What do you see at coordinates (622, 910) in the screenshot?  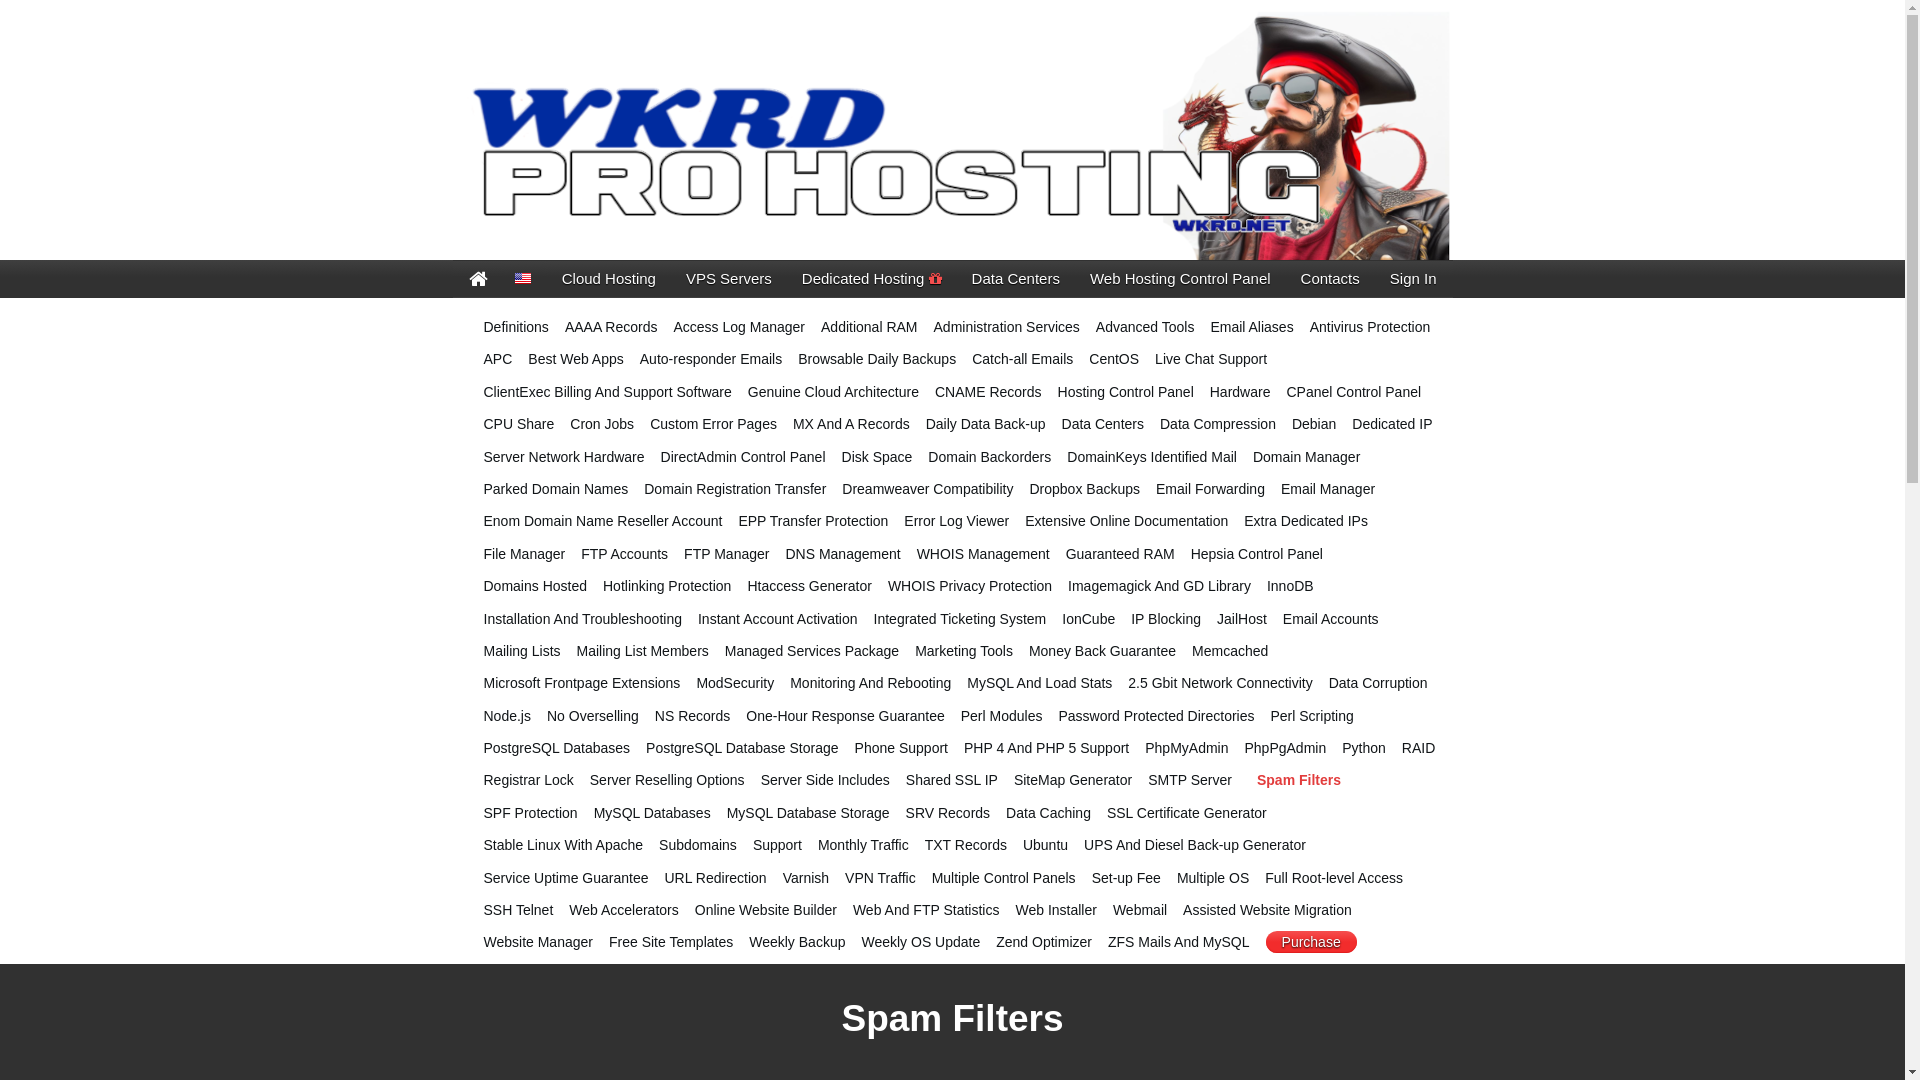 I see `'Web Accelerators'` at bounding box center [622, 910].